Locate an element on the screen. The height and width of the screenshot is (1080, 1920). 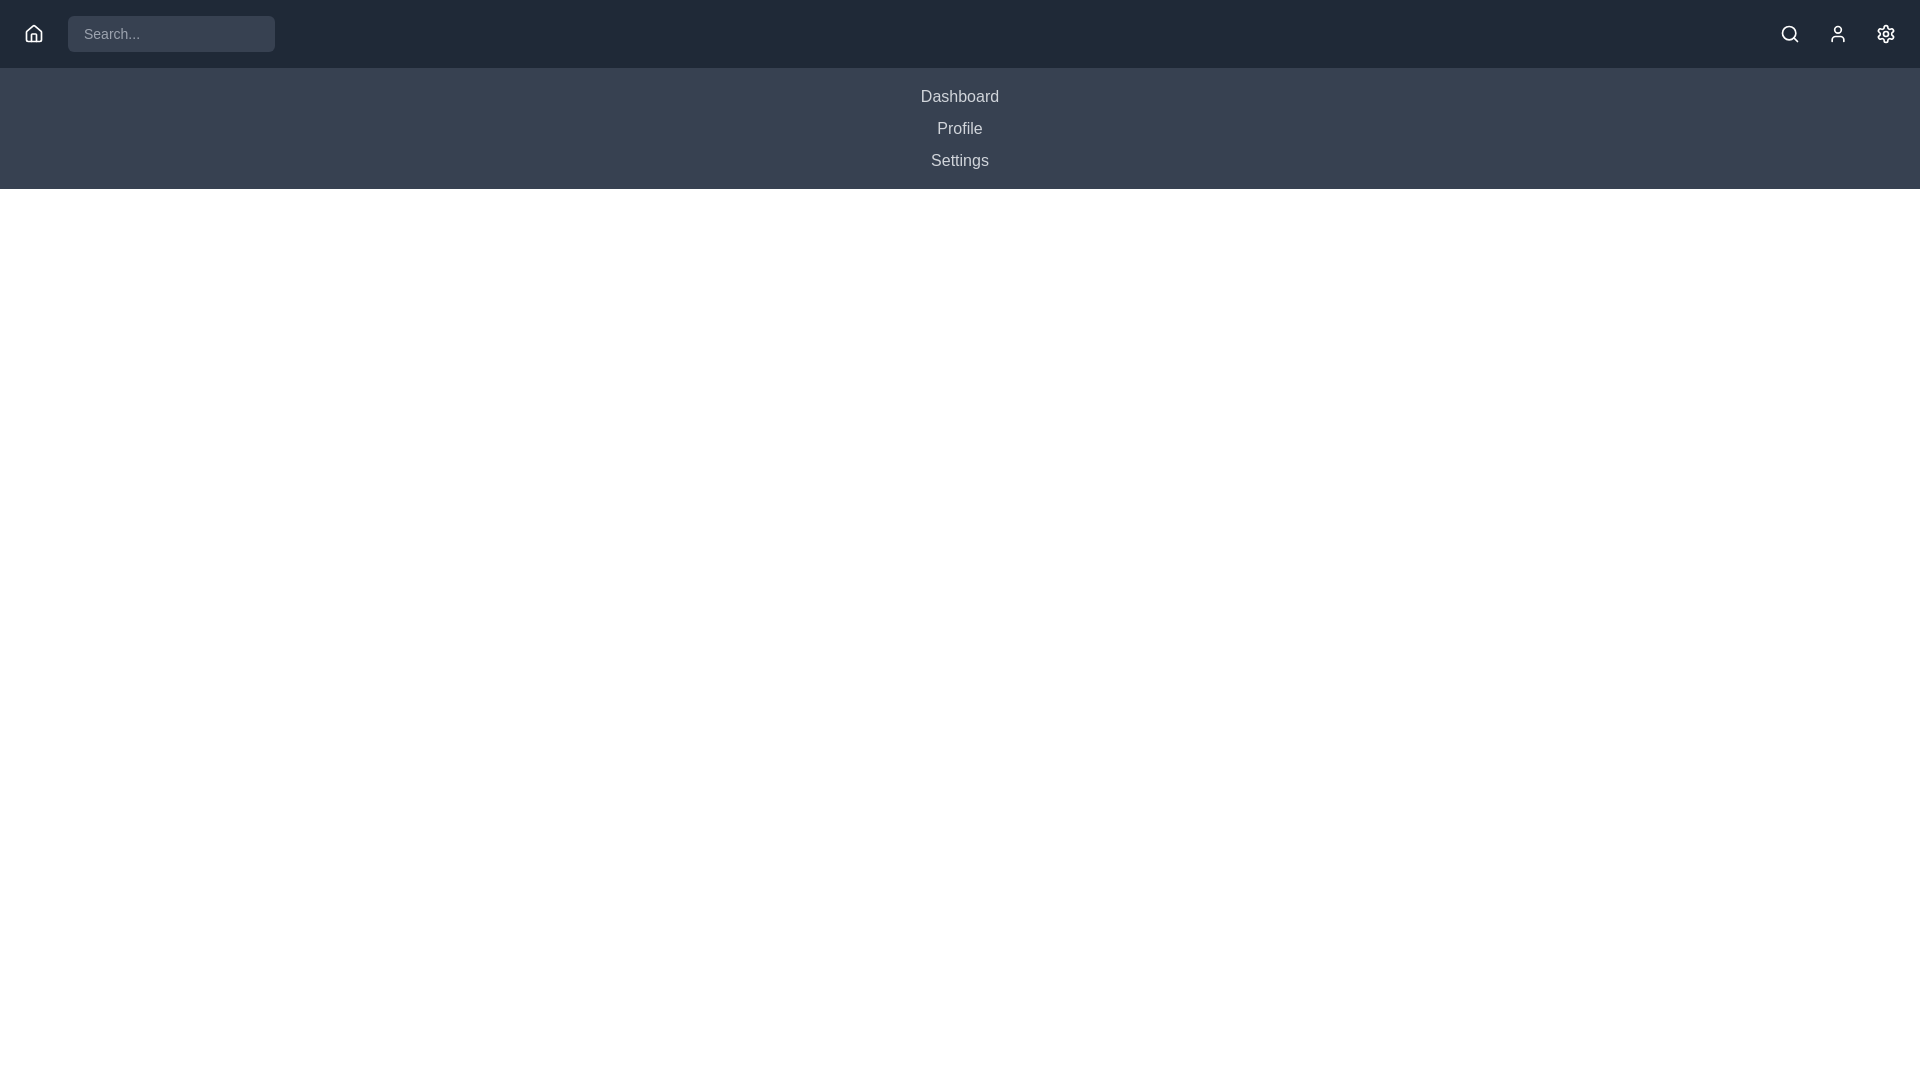
the 'Profile' text label is located at coordinates (960, 128).